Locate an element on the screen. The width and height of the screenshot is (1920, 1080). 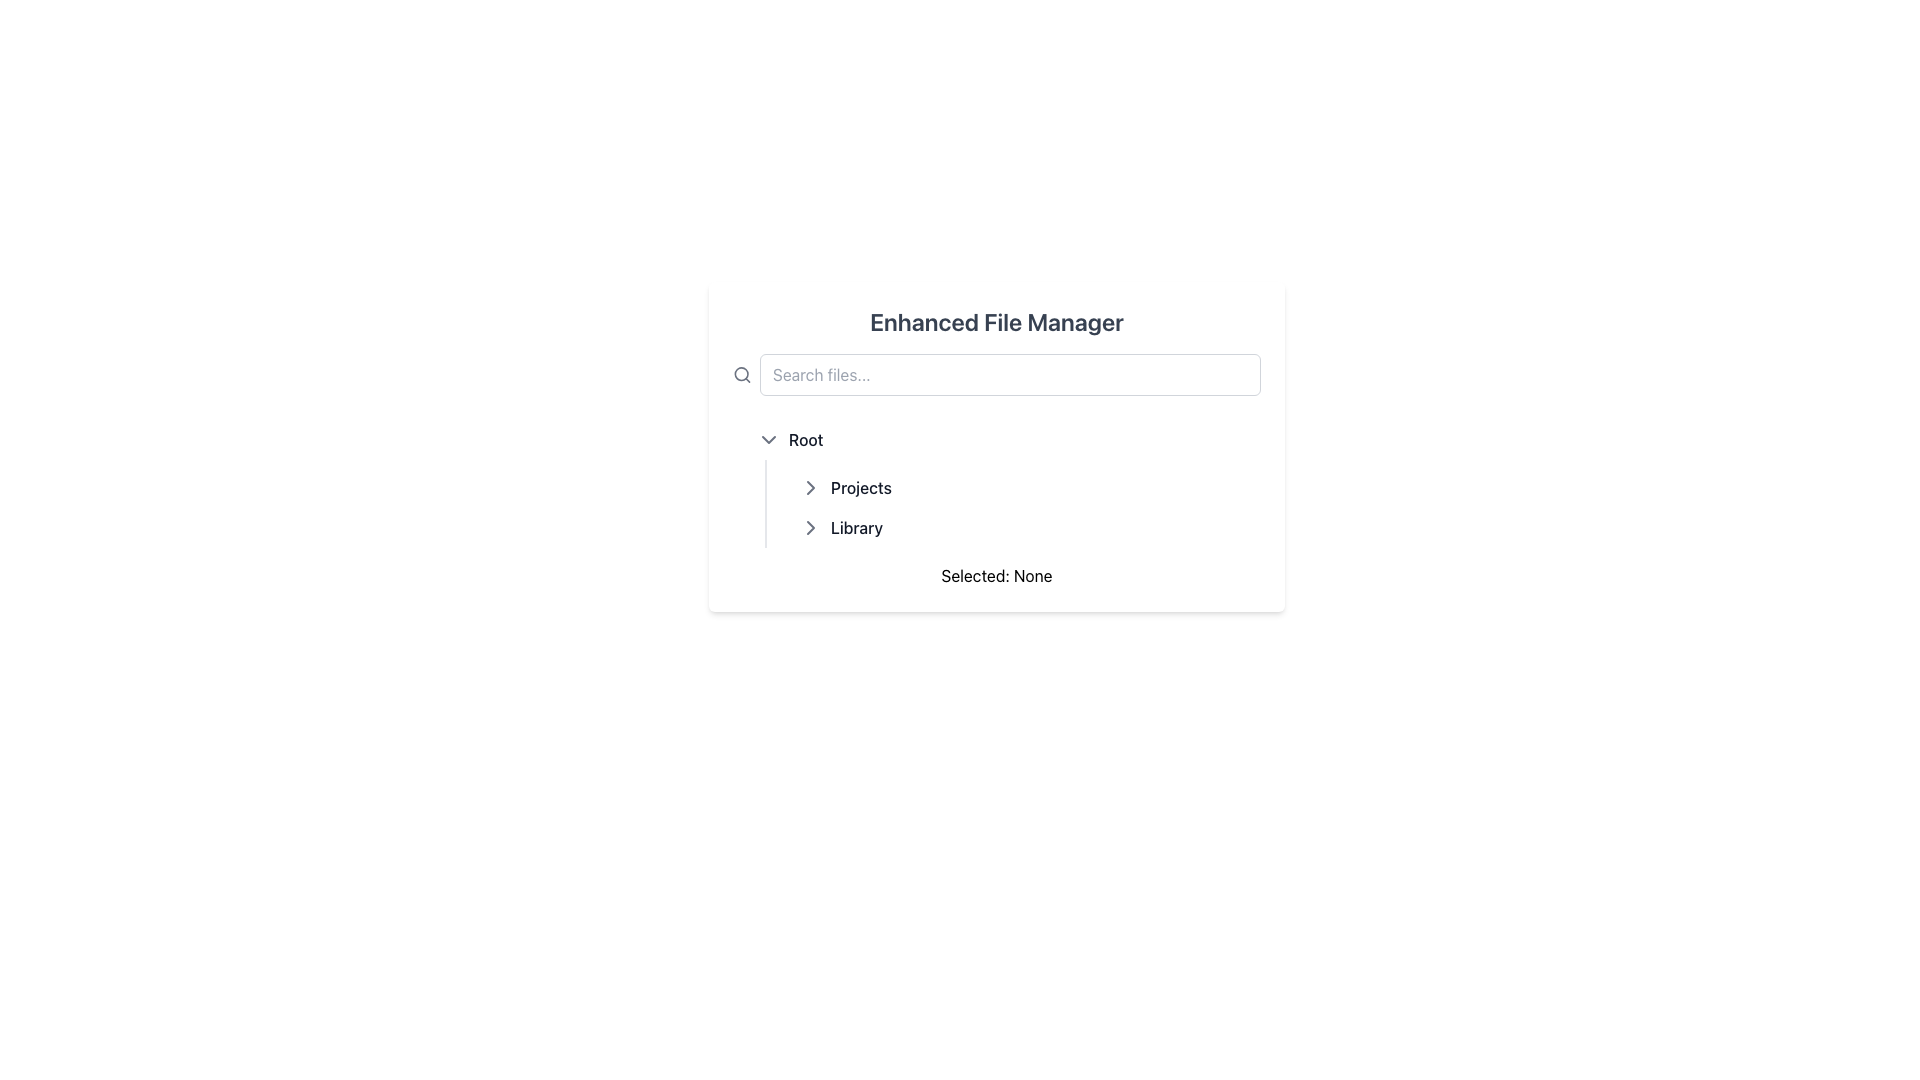
the text label displaying 'Enhanced File Manager' which is centrally positioned at the top of the file manager interface is located at coordinates (997, 320).